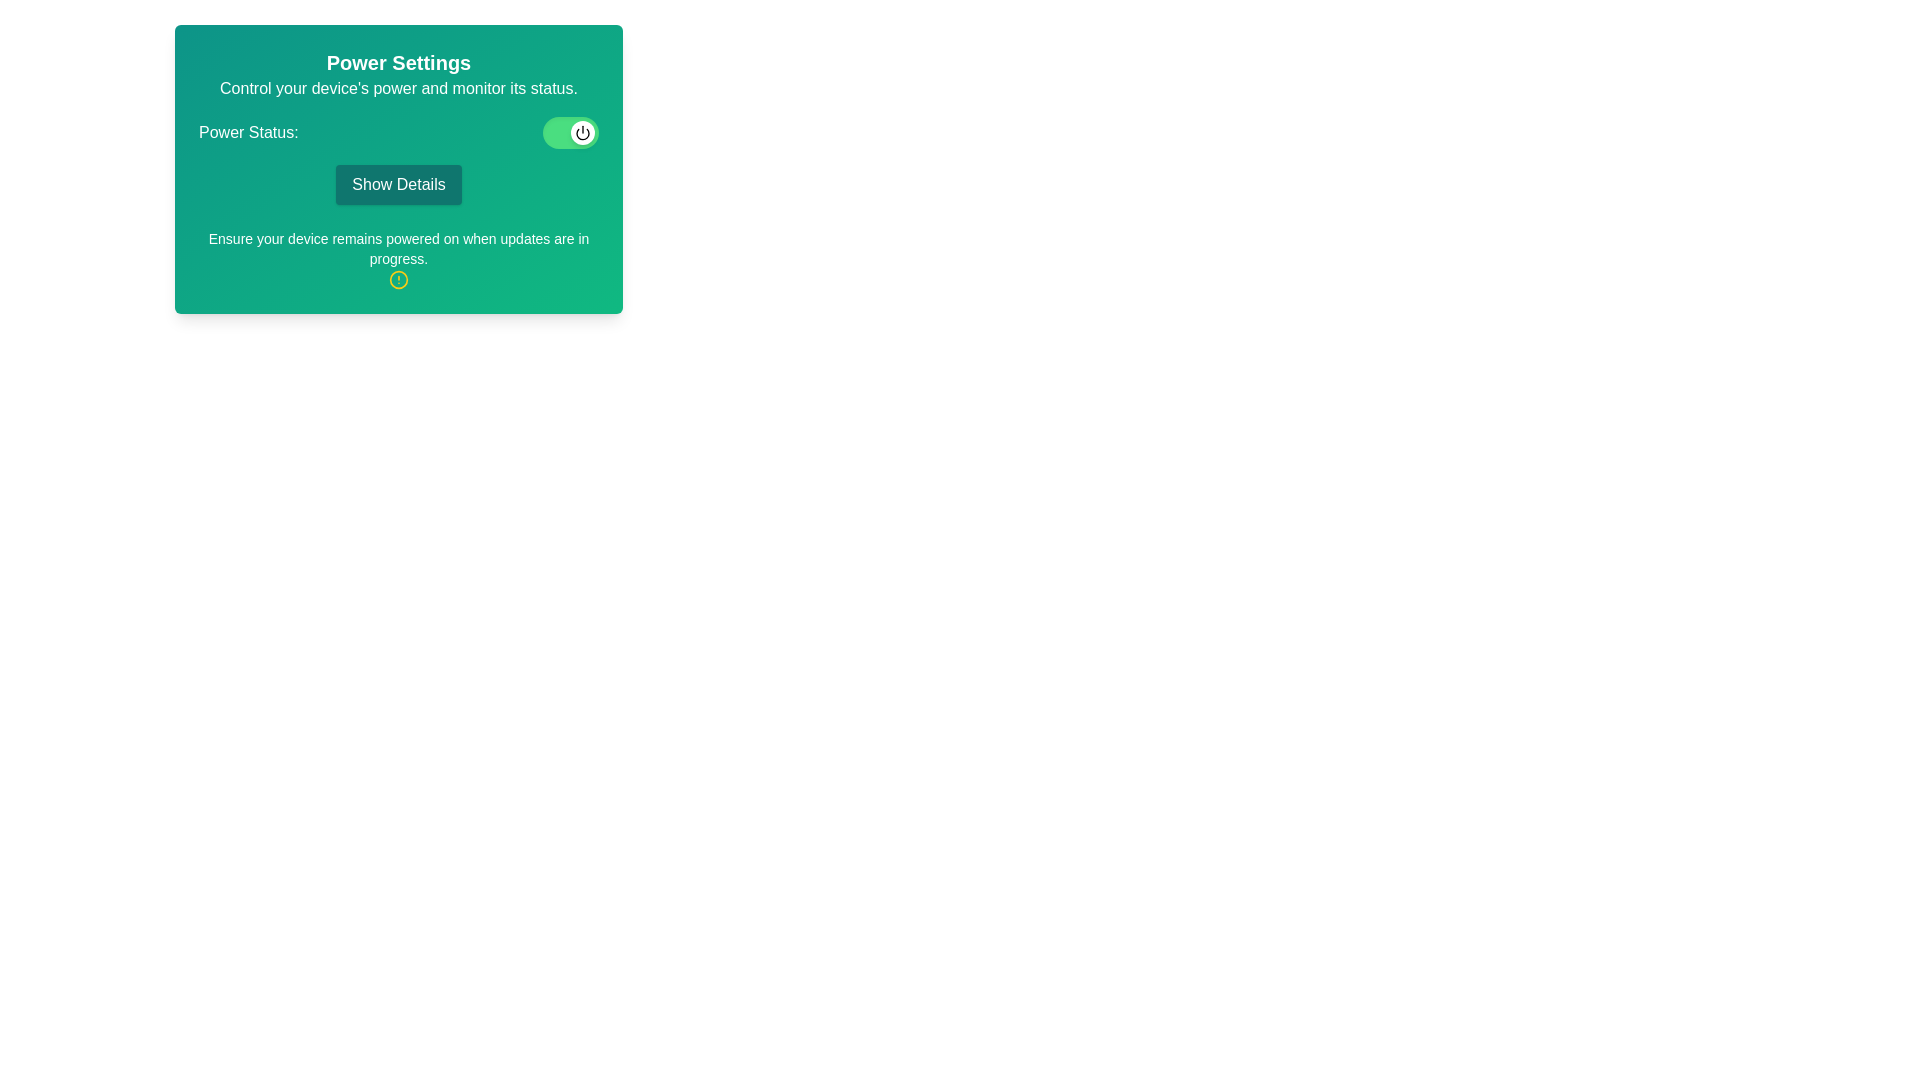 The image size is (1920, 1080). I want to click on the button located below the label 'Power Status:', so click(398, 168).